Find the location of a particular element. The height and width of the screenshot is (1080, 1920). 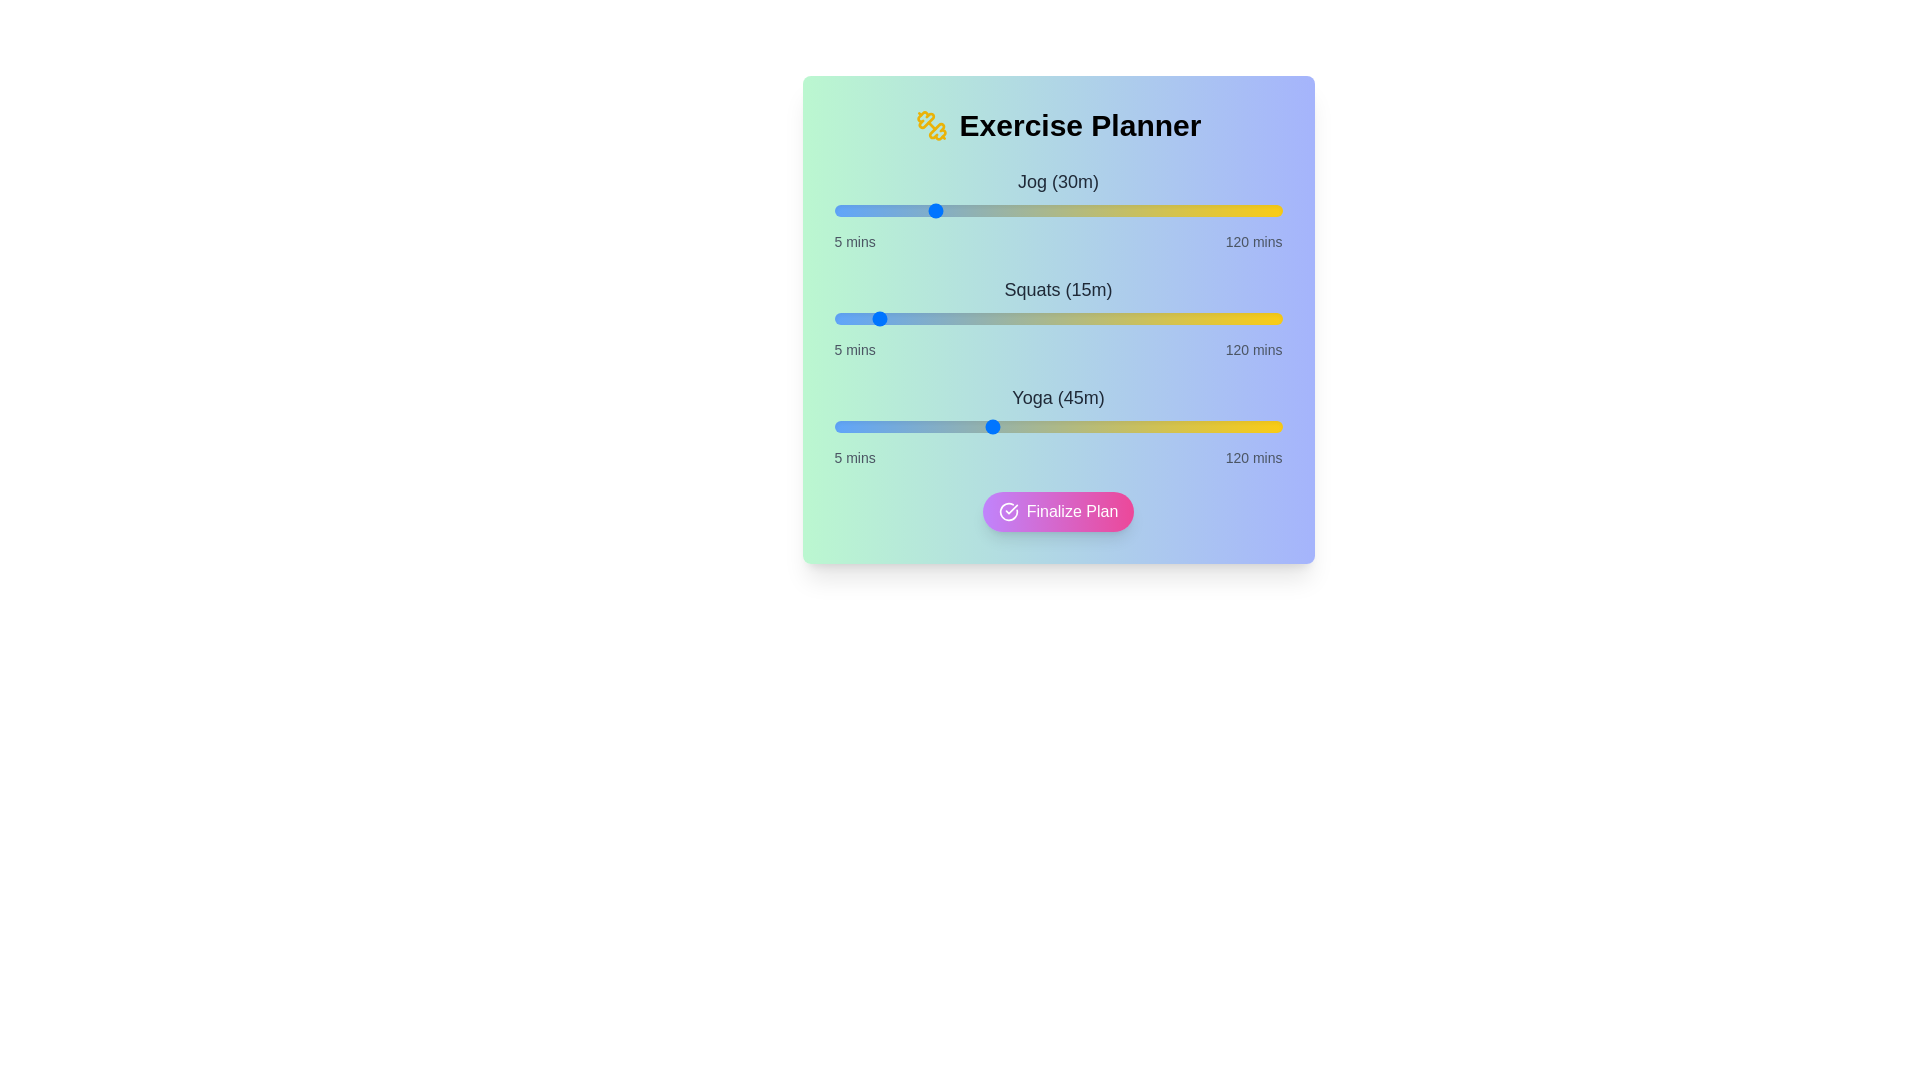

the duration of the 1 slider to 13 minutes is located at coordinates (865, 318).